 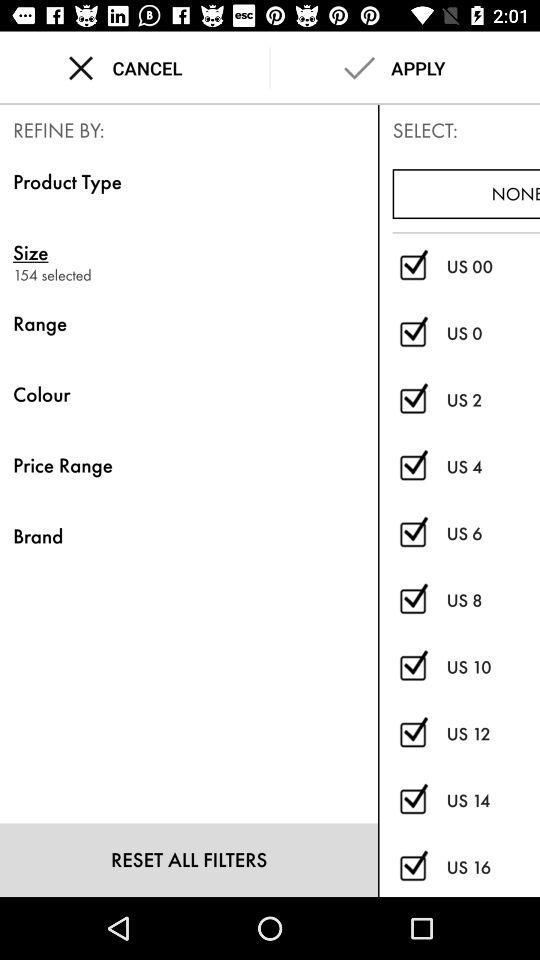 I want to click on us 00, so click(x=412, y=266).